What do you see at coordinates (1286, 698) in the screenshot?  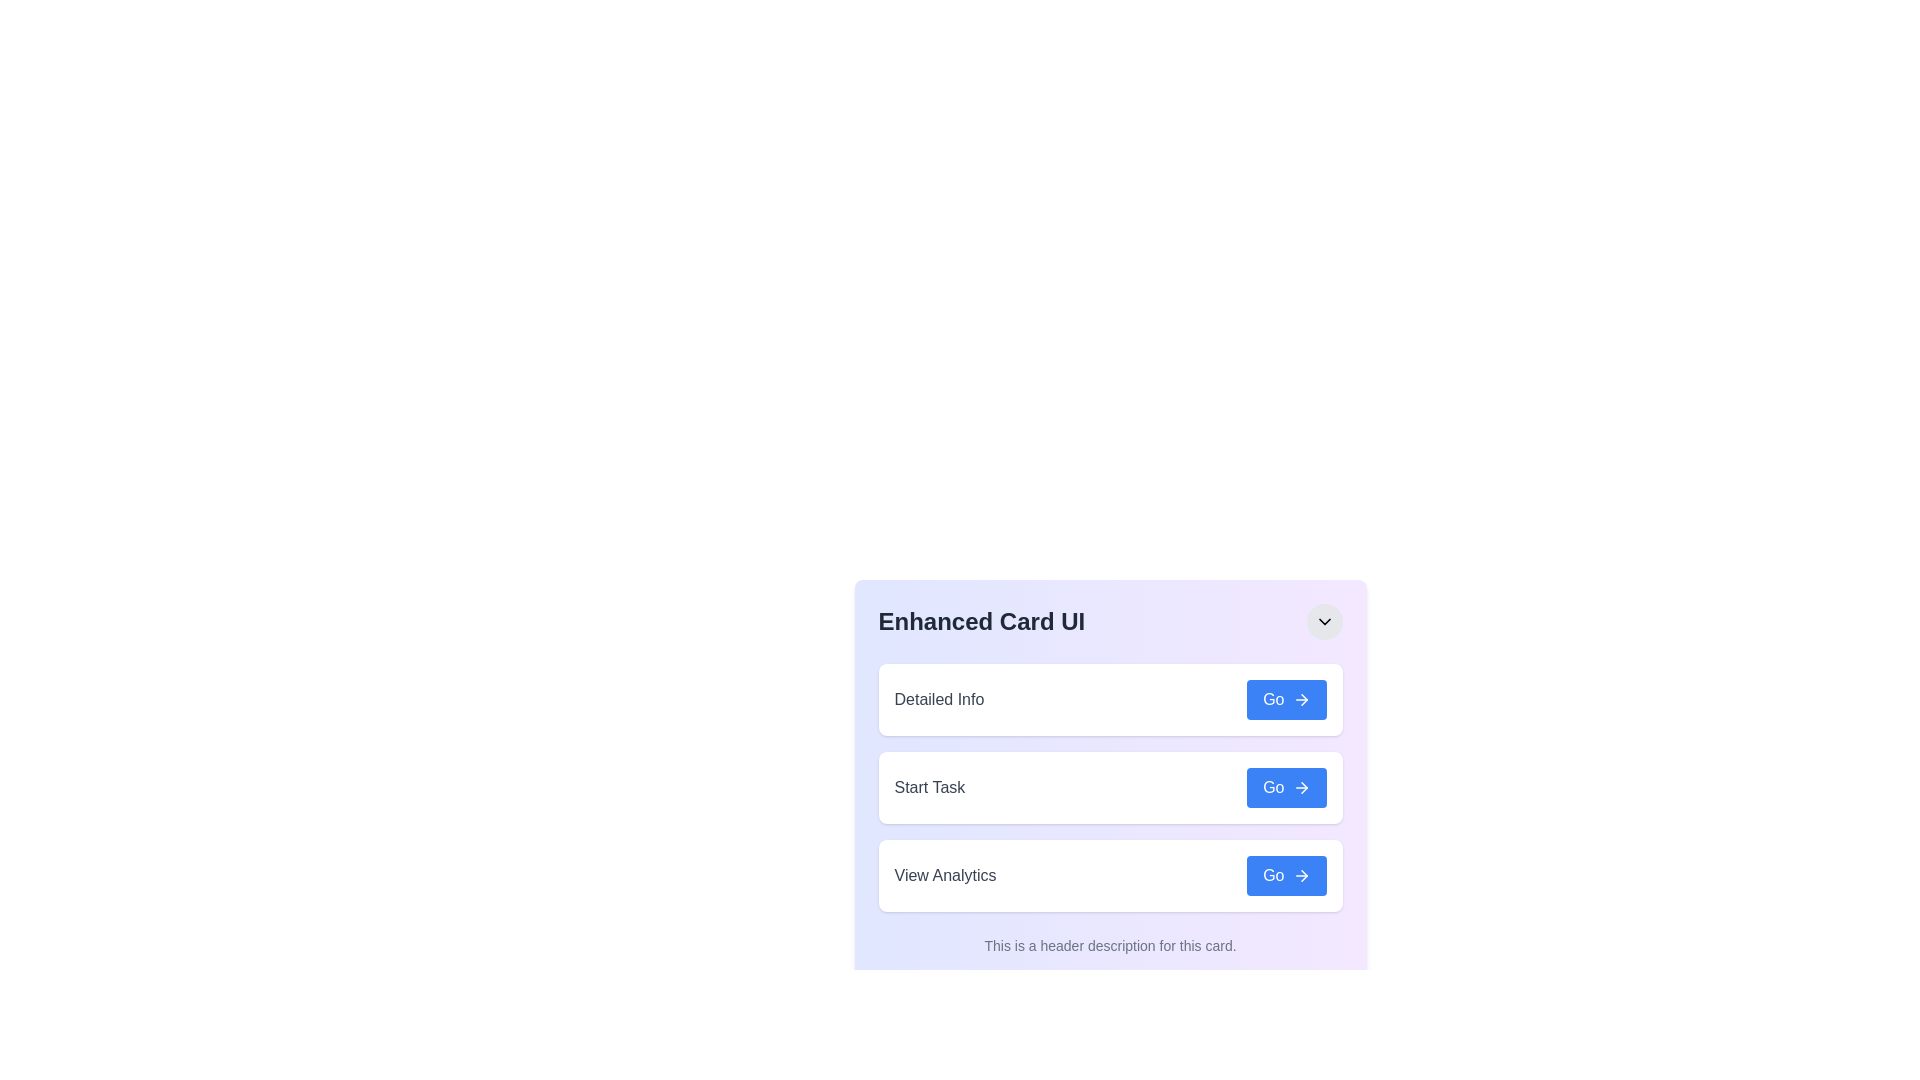 I see `the button labeled 'Go' with a blue background and a right-pointing arrow icon, located below 'Detailed Info' and above the 'Start Task' button to trigger hover effects` at bounding box center [1286, 698].